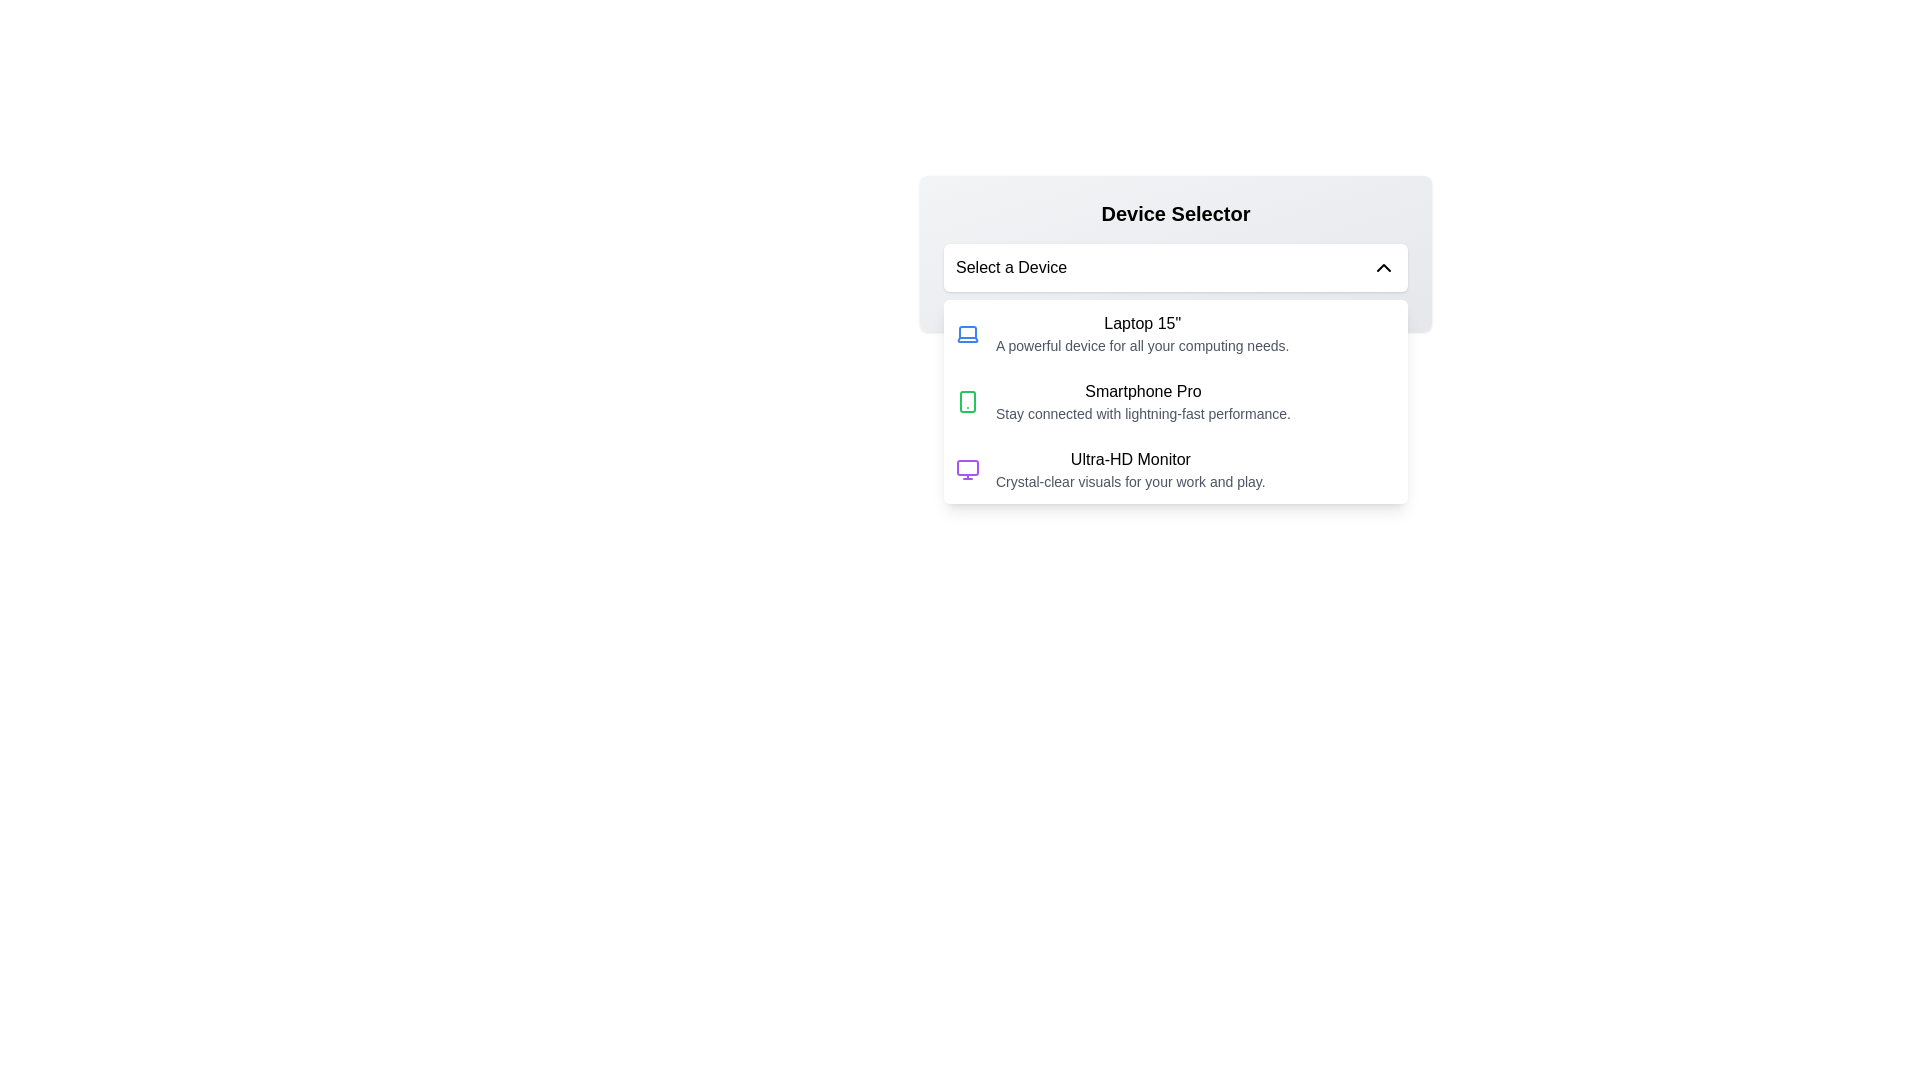 The width and height of the screenshot is (1920, 1080). Describe the element at coordinates (1176, 470) in the screenshot. I see `the selectable list item titled 'Ultra-HD Monitor' in the dropdown menu` at that location.